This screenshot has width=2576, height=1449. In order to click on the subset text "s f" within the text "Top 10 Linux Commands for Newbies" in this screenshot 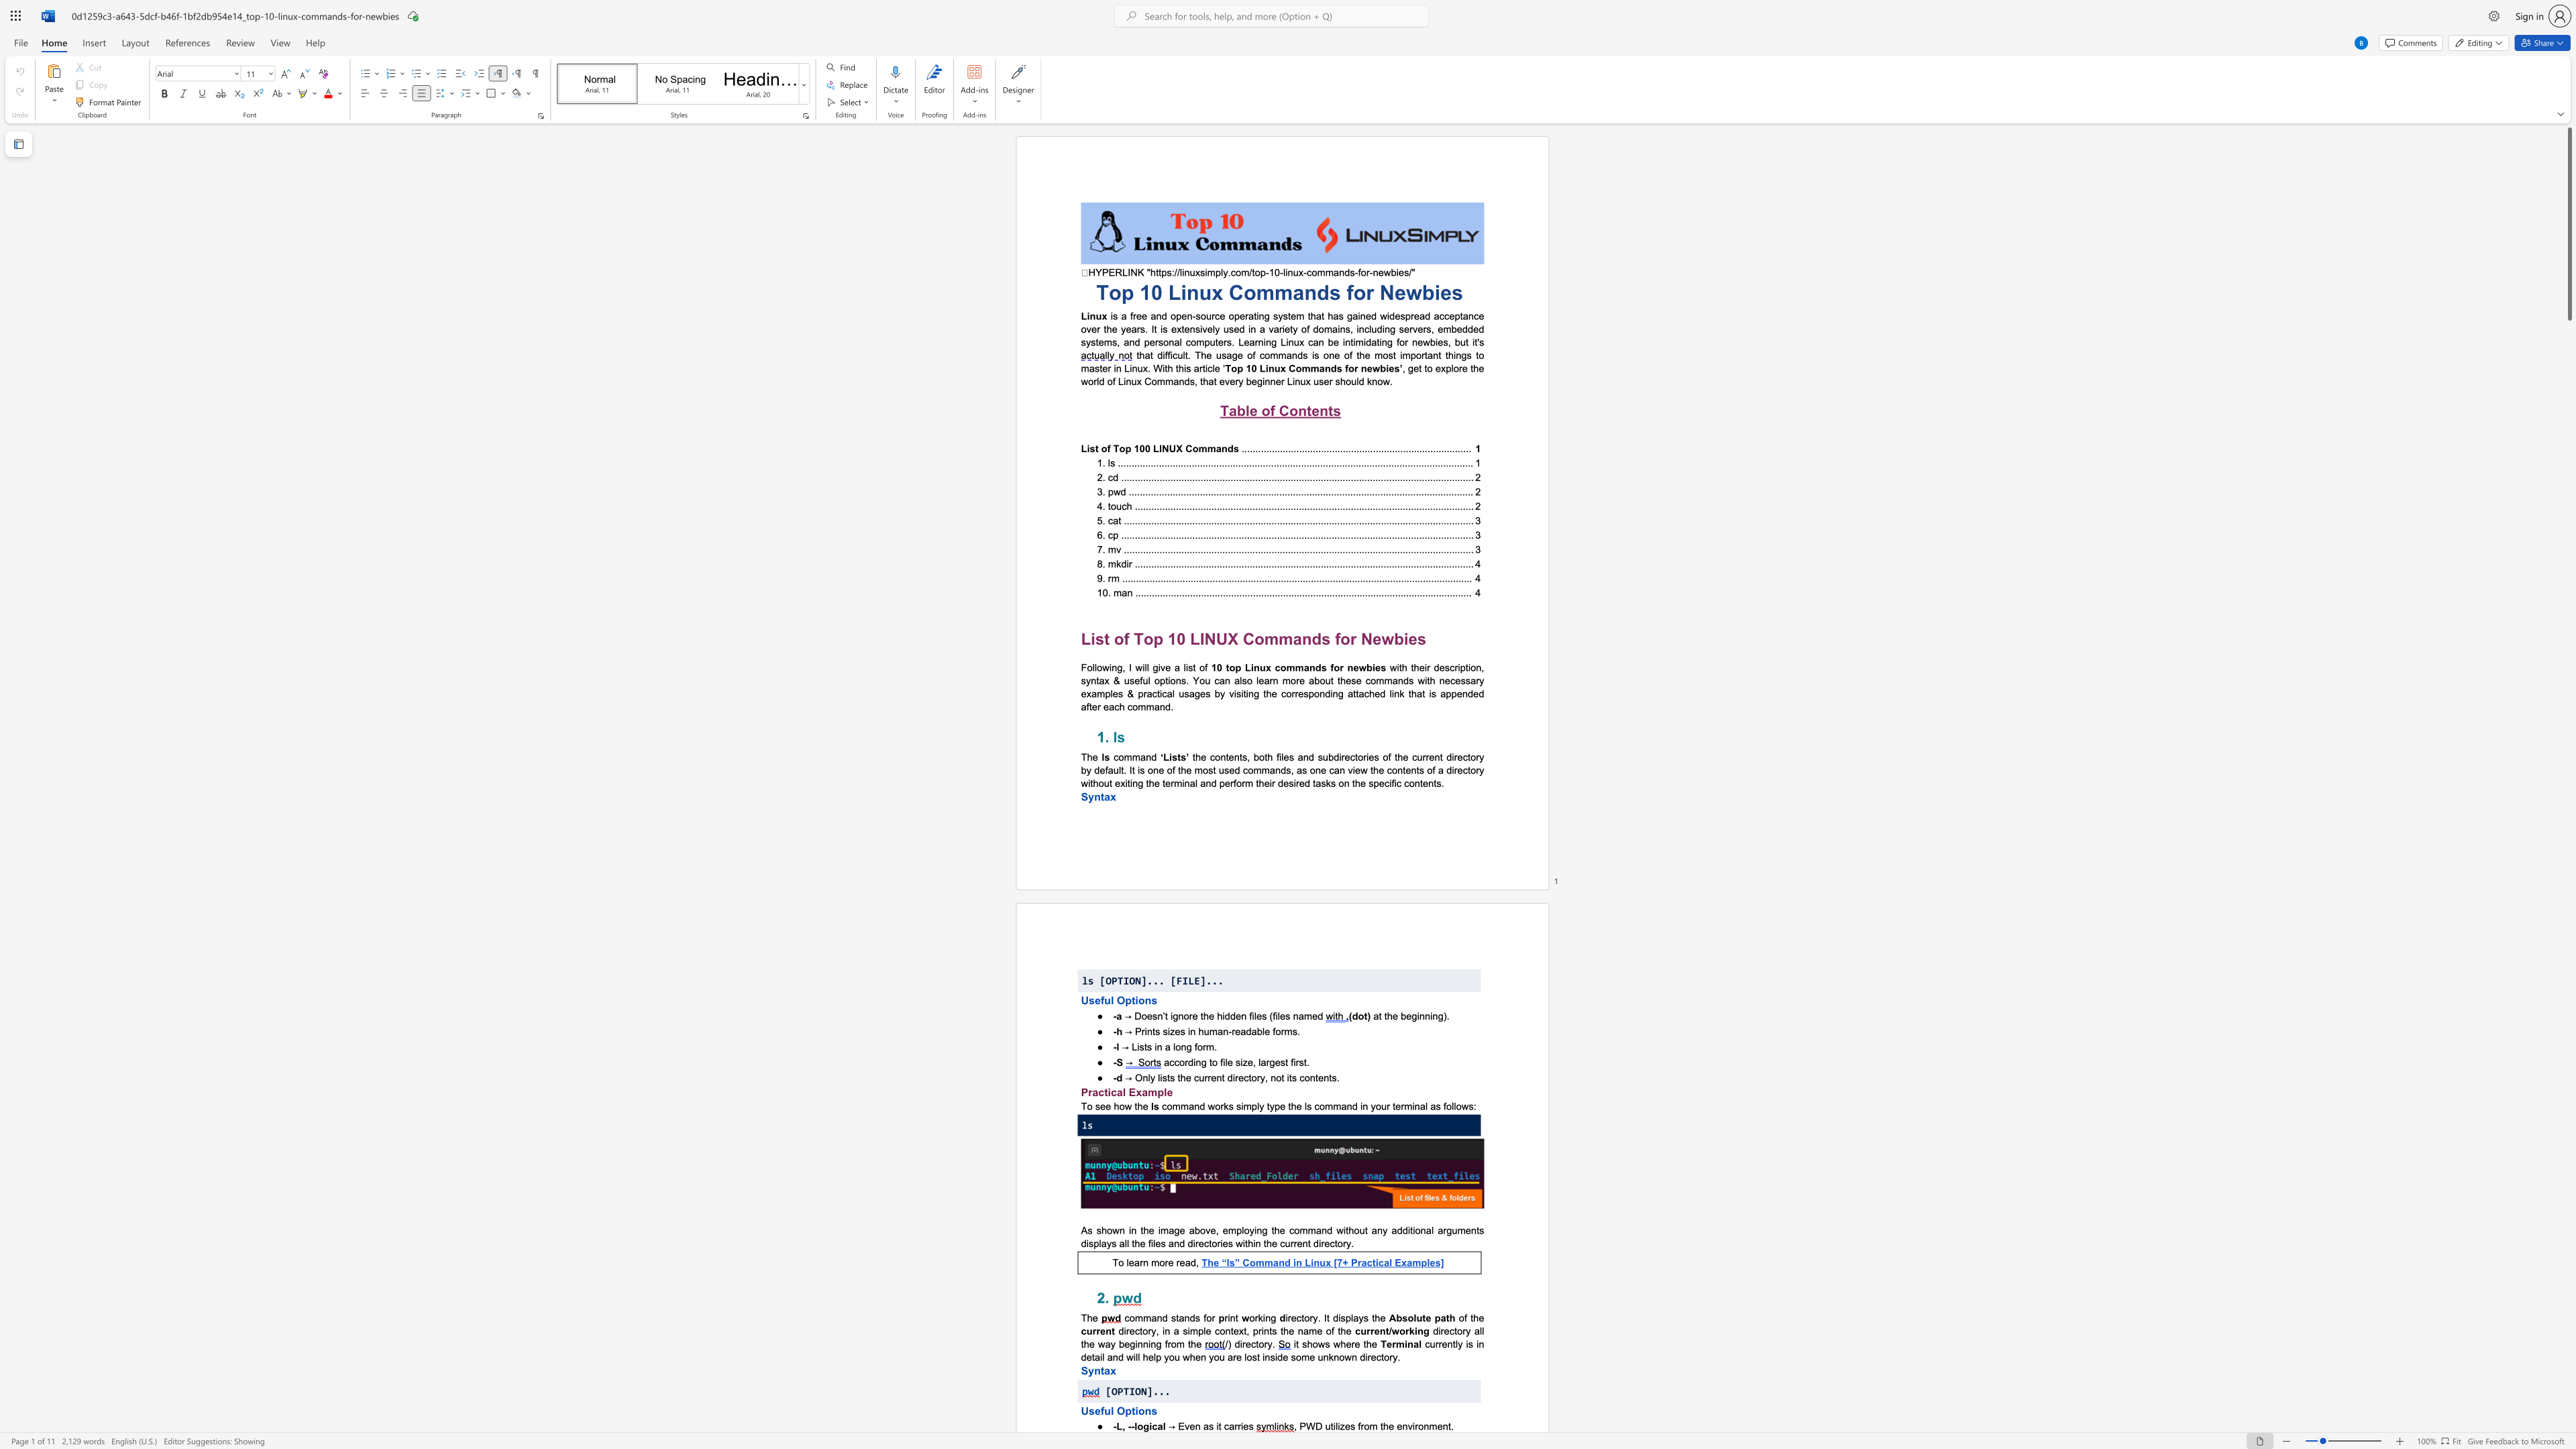, I will do `click(1328, 291)`.